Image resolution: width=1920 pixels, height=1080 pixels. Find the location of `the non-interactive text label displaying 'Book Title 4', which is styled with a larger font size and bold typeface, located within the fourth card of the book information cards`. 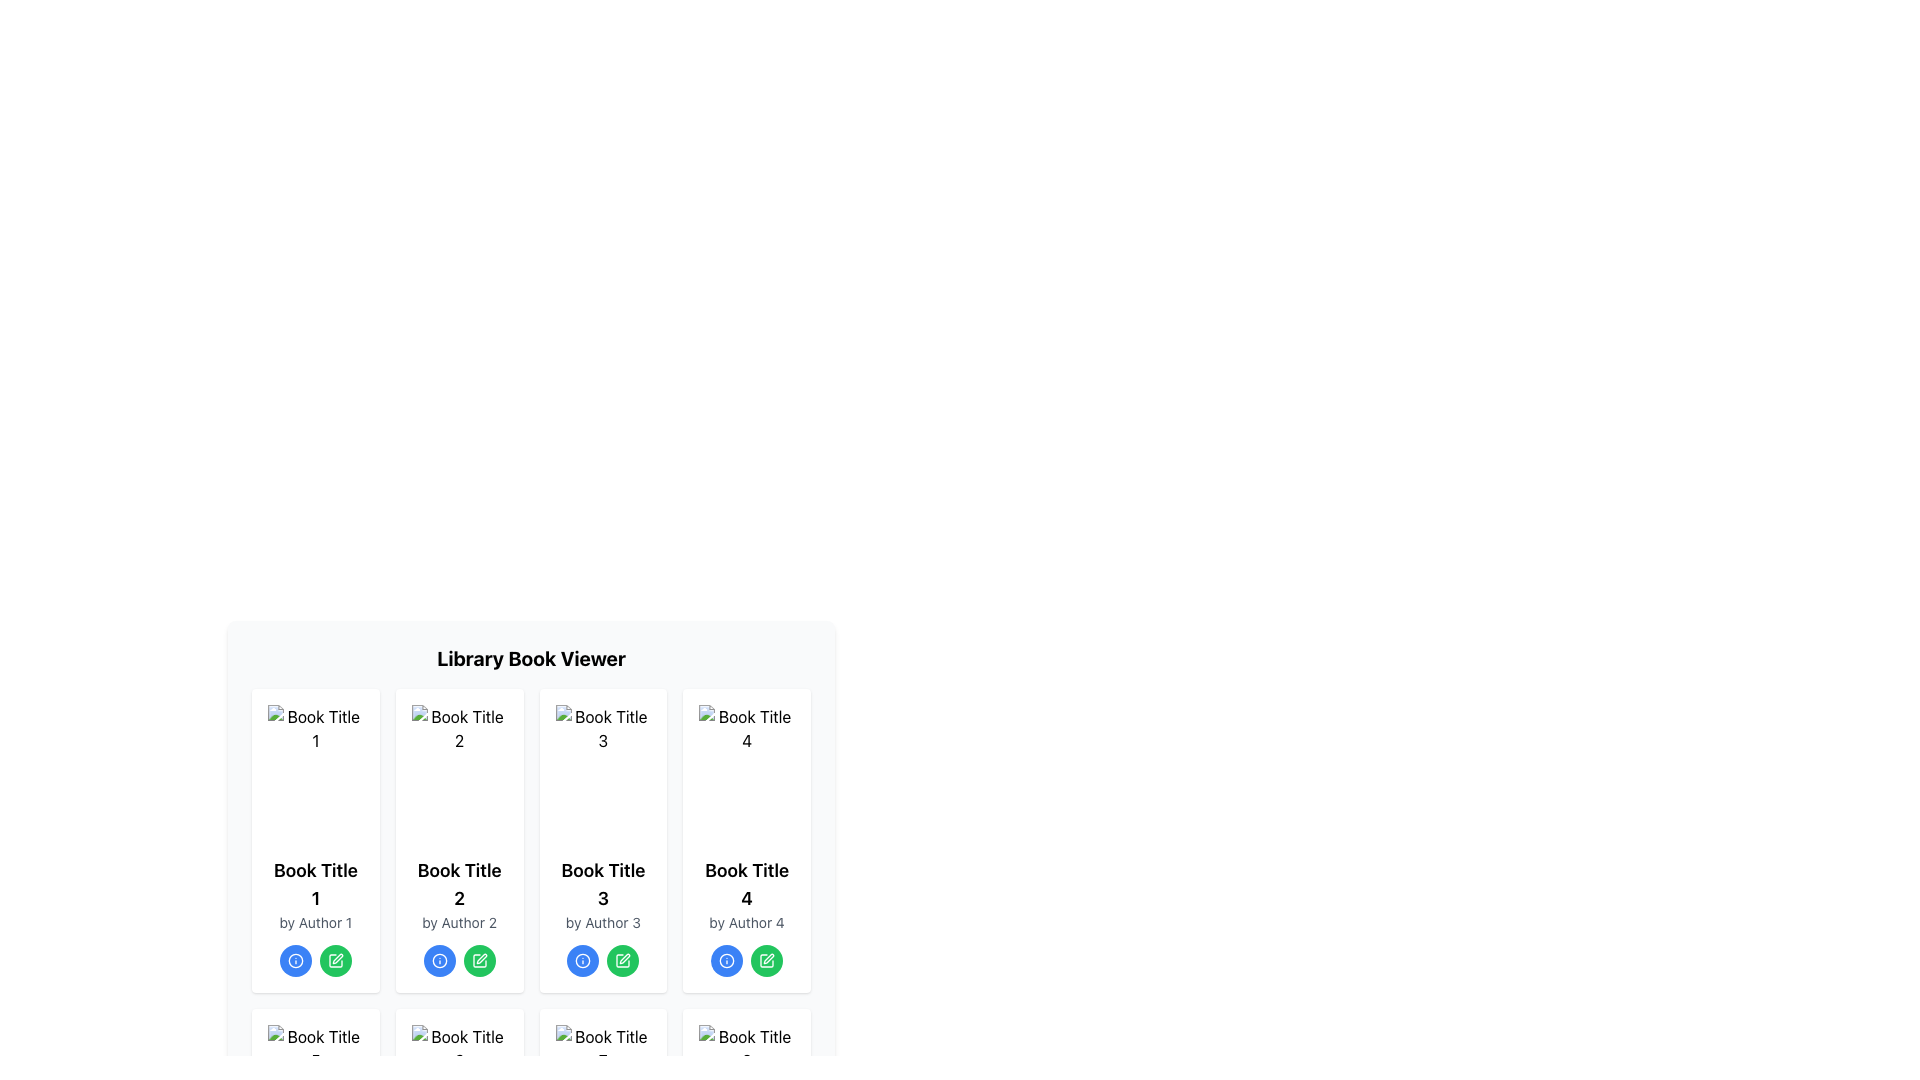

the non-interactive text label displaying 'Book Title 4', which is styled with a larger font size and bold typeface, located within the fourth card of the book information cards is located at coordinates (746, 883).